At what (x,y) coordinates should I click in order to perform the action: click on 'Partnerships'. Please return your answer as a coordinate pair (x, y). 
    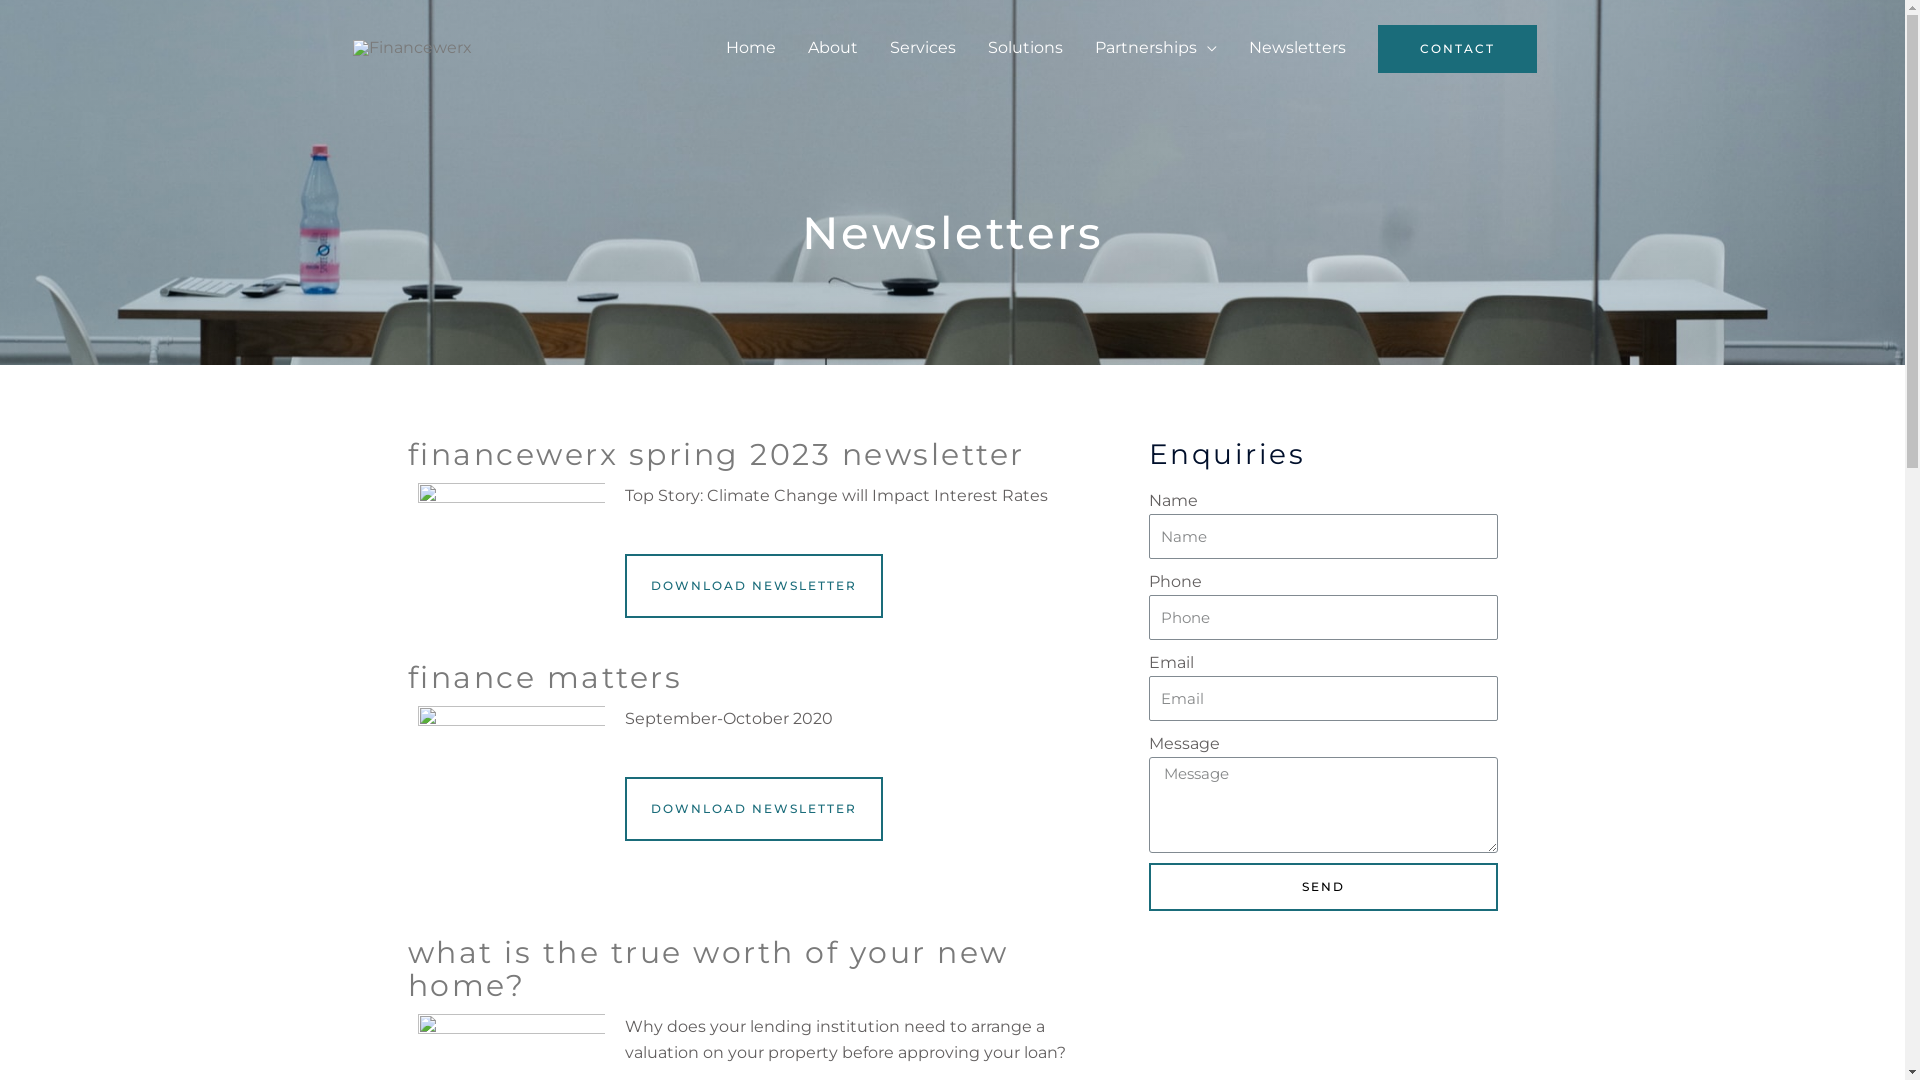
    Looking at the image, I should click on (1077, 46).